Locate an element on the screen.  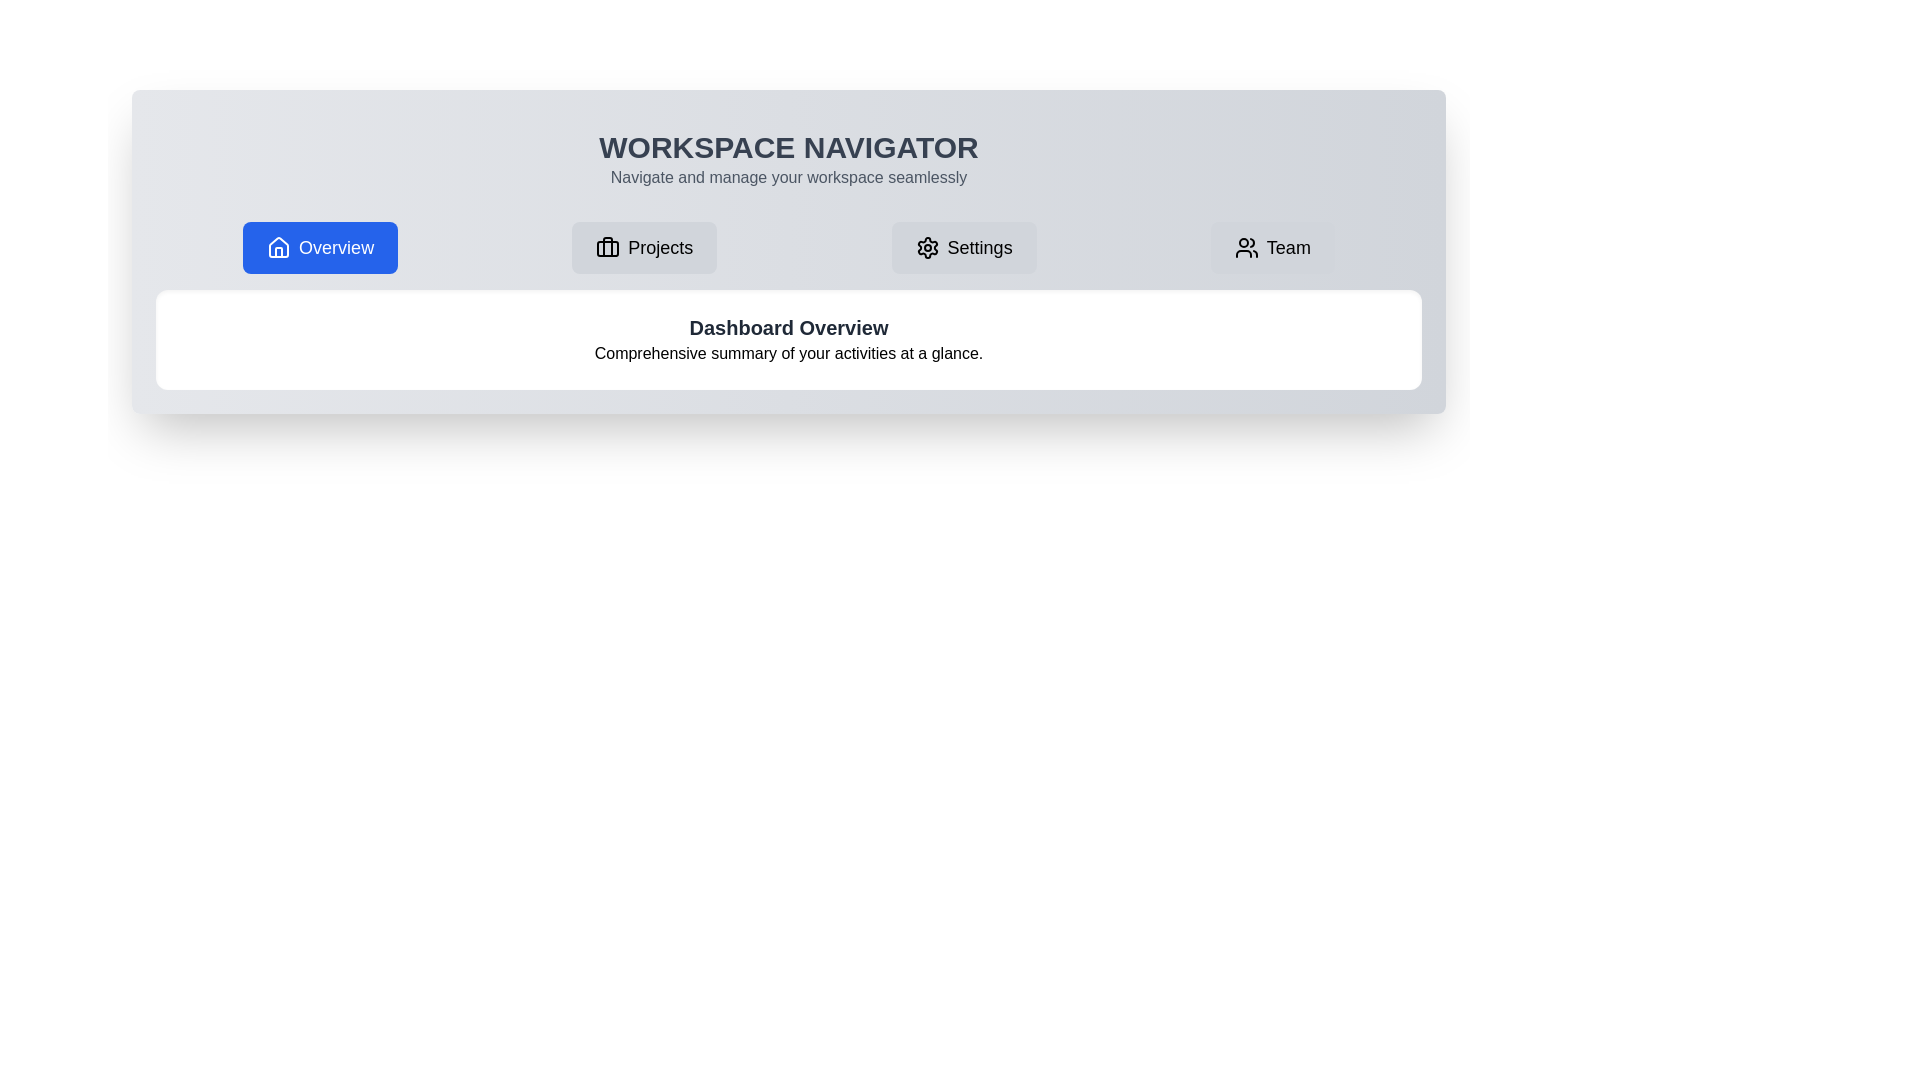
the rounded rectangular button with a blue background labeled 'Overview' is located at coordinates (320, 246).